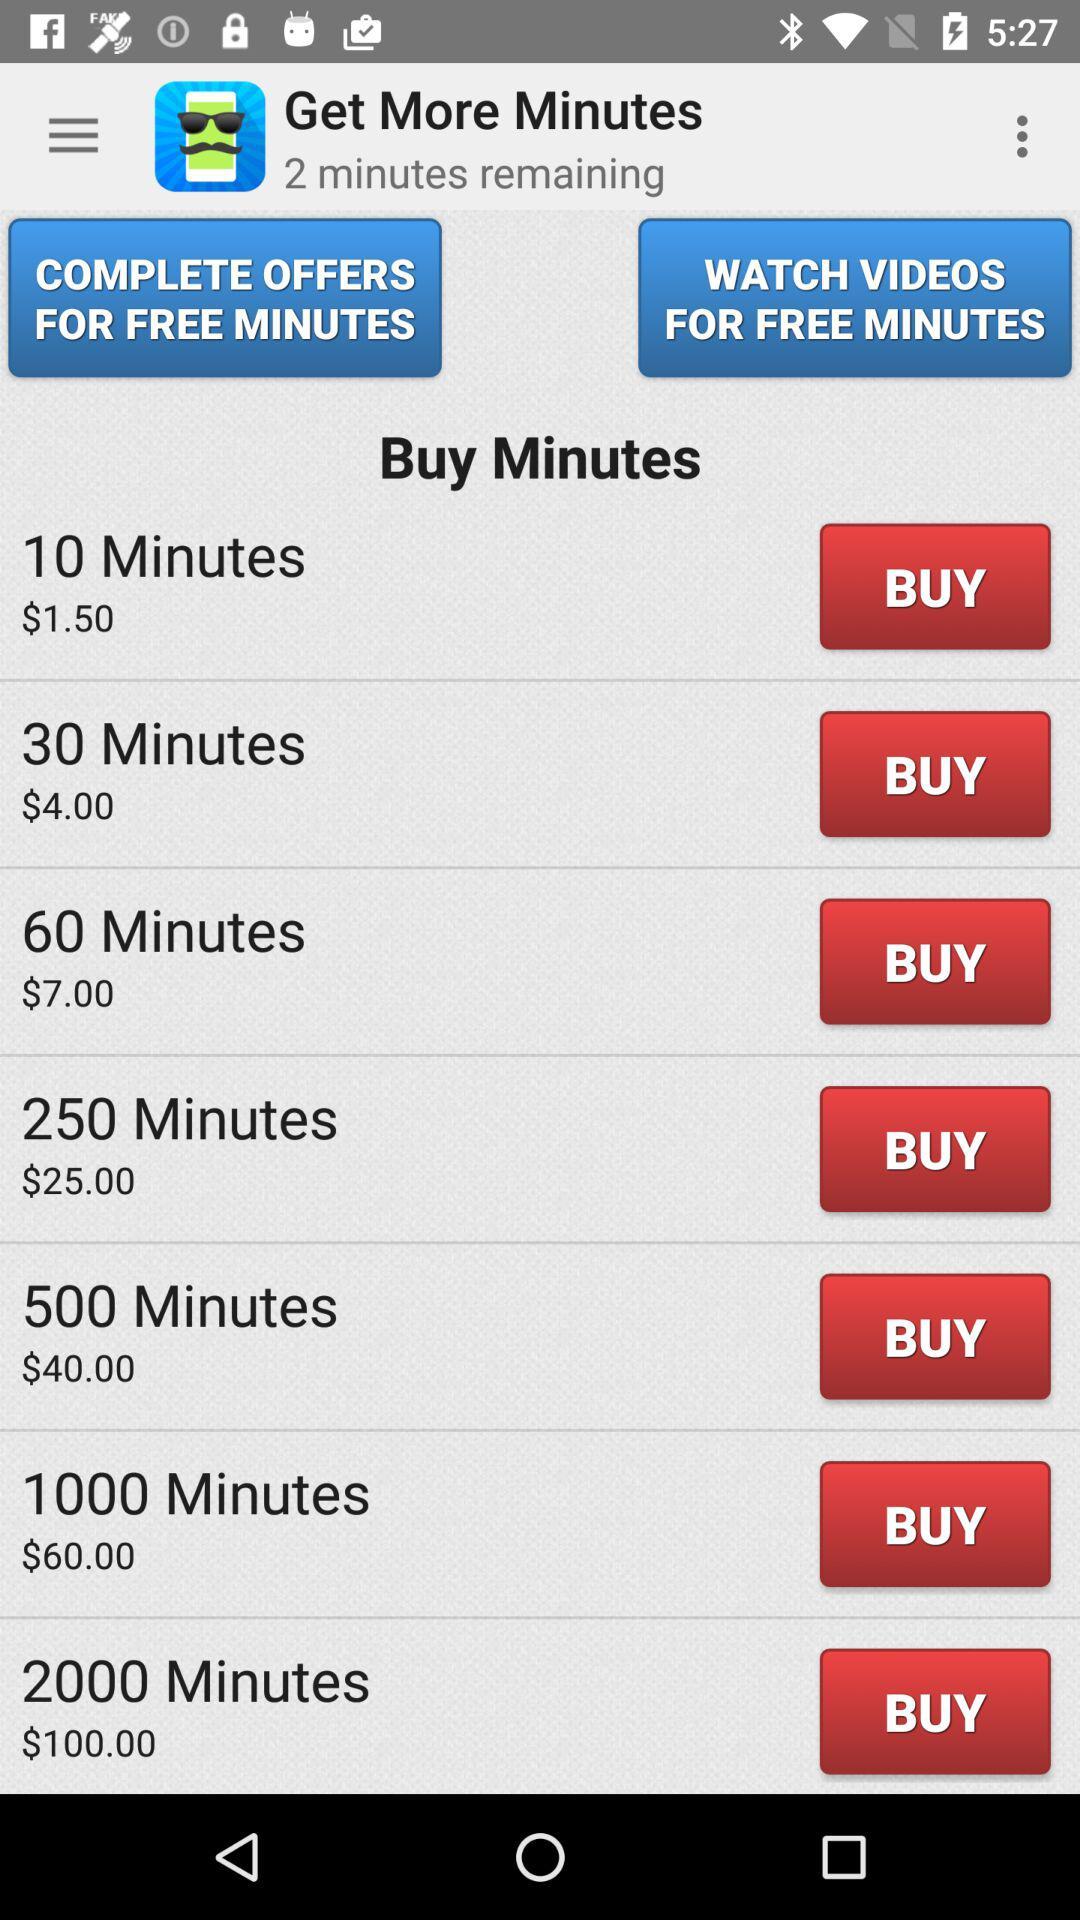  Describe the element at coordinates (935, 585) in the screenshot. I see `buy in first row` at that location.